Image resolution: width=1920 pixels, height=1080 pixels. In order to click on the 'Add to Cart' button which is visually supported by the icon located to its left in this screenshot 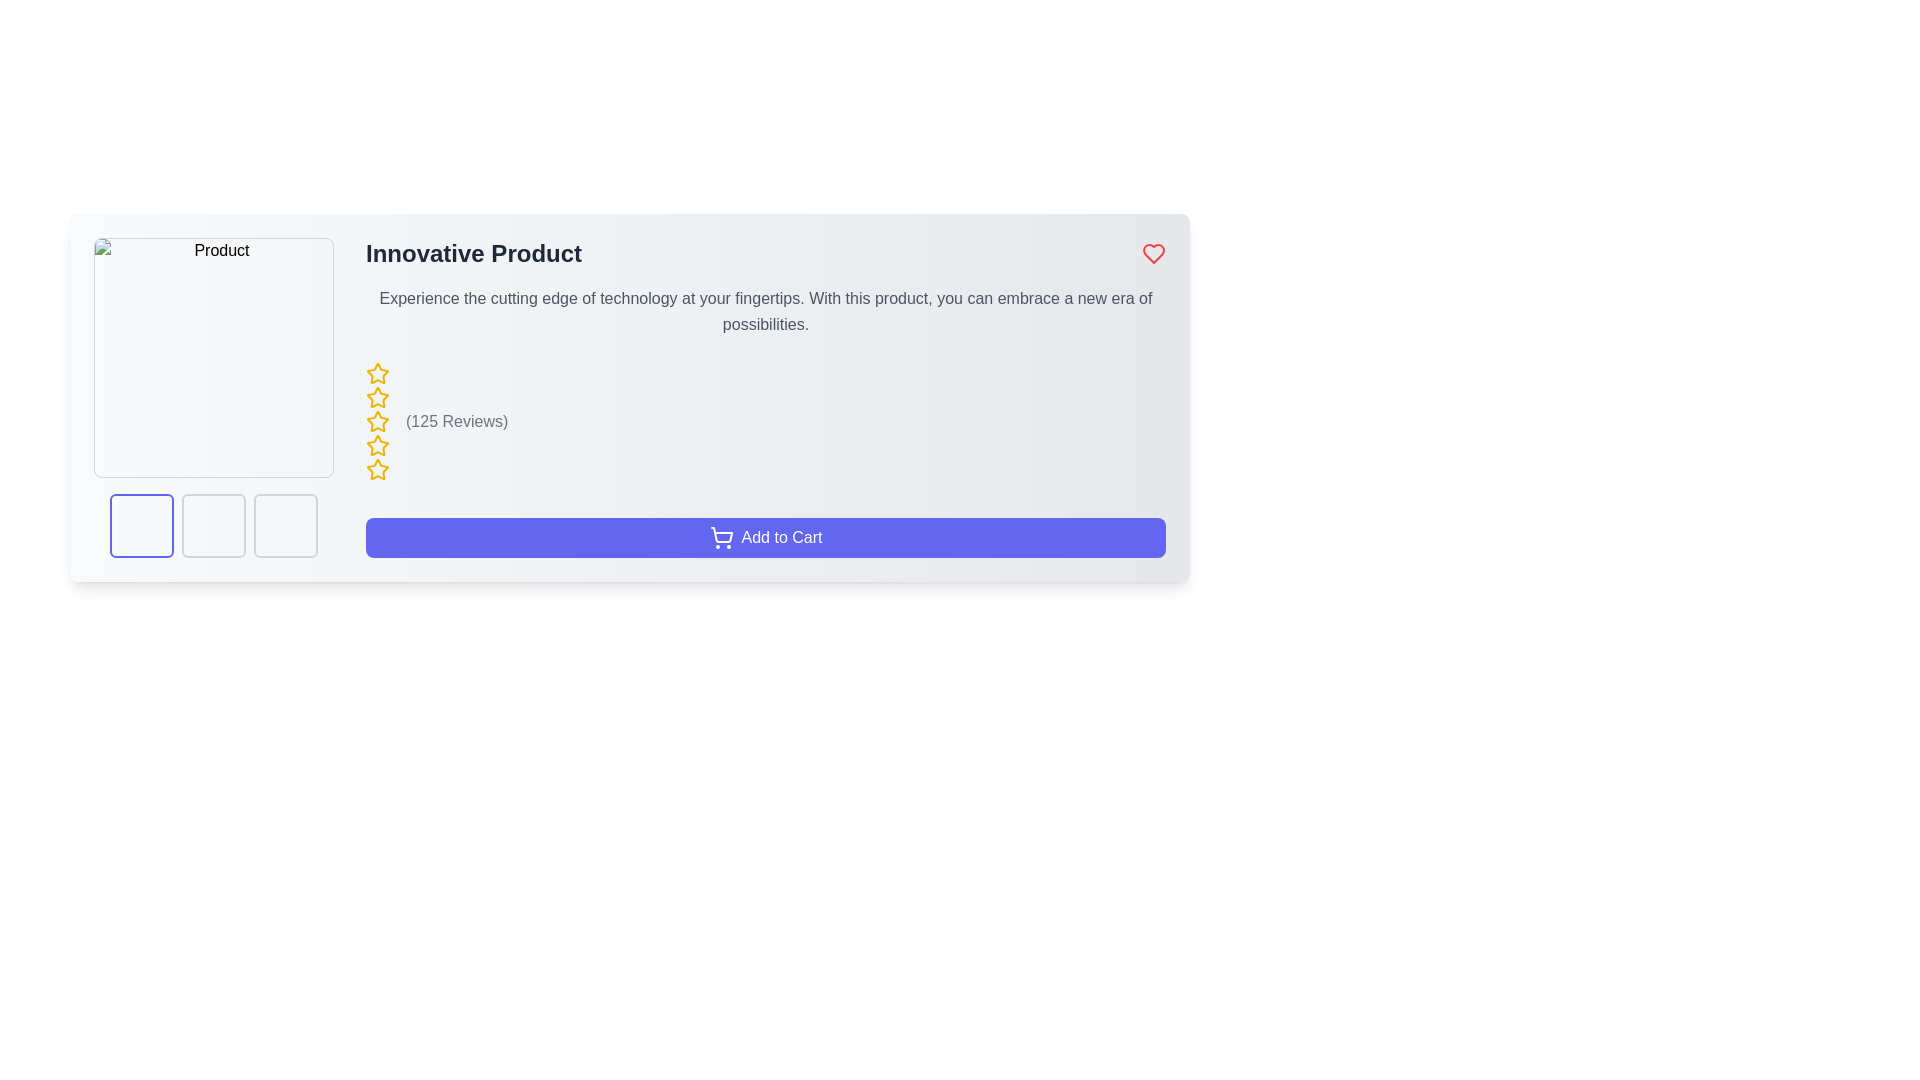, I will do `click(720, 536)`.